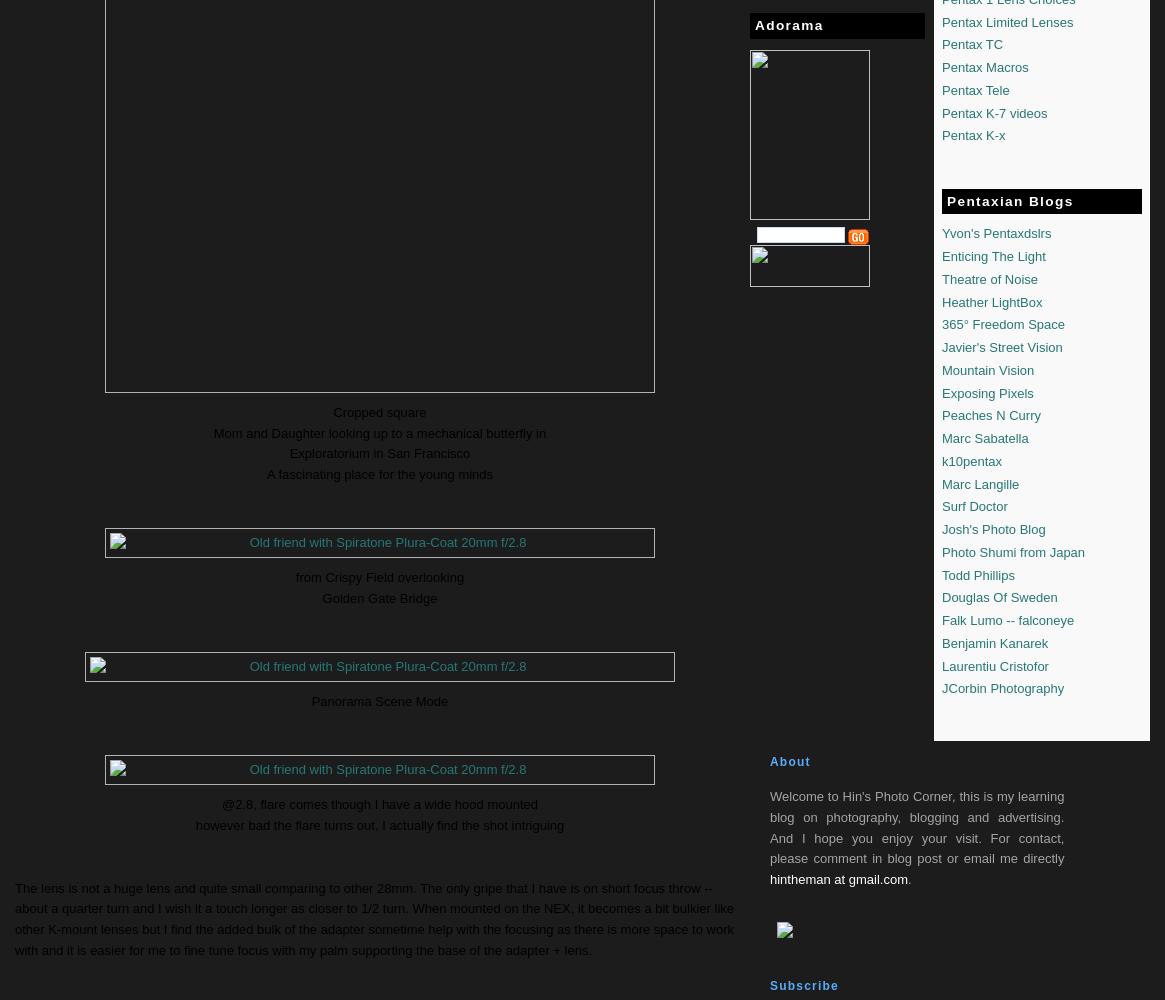 Image resolution: width=1165 pixels, height=1000 pixels. Describe the element at coordinates (789, 25) in the screenshot. I see `'Adorama'` at that location.